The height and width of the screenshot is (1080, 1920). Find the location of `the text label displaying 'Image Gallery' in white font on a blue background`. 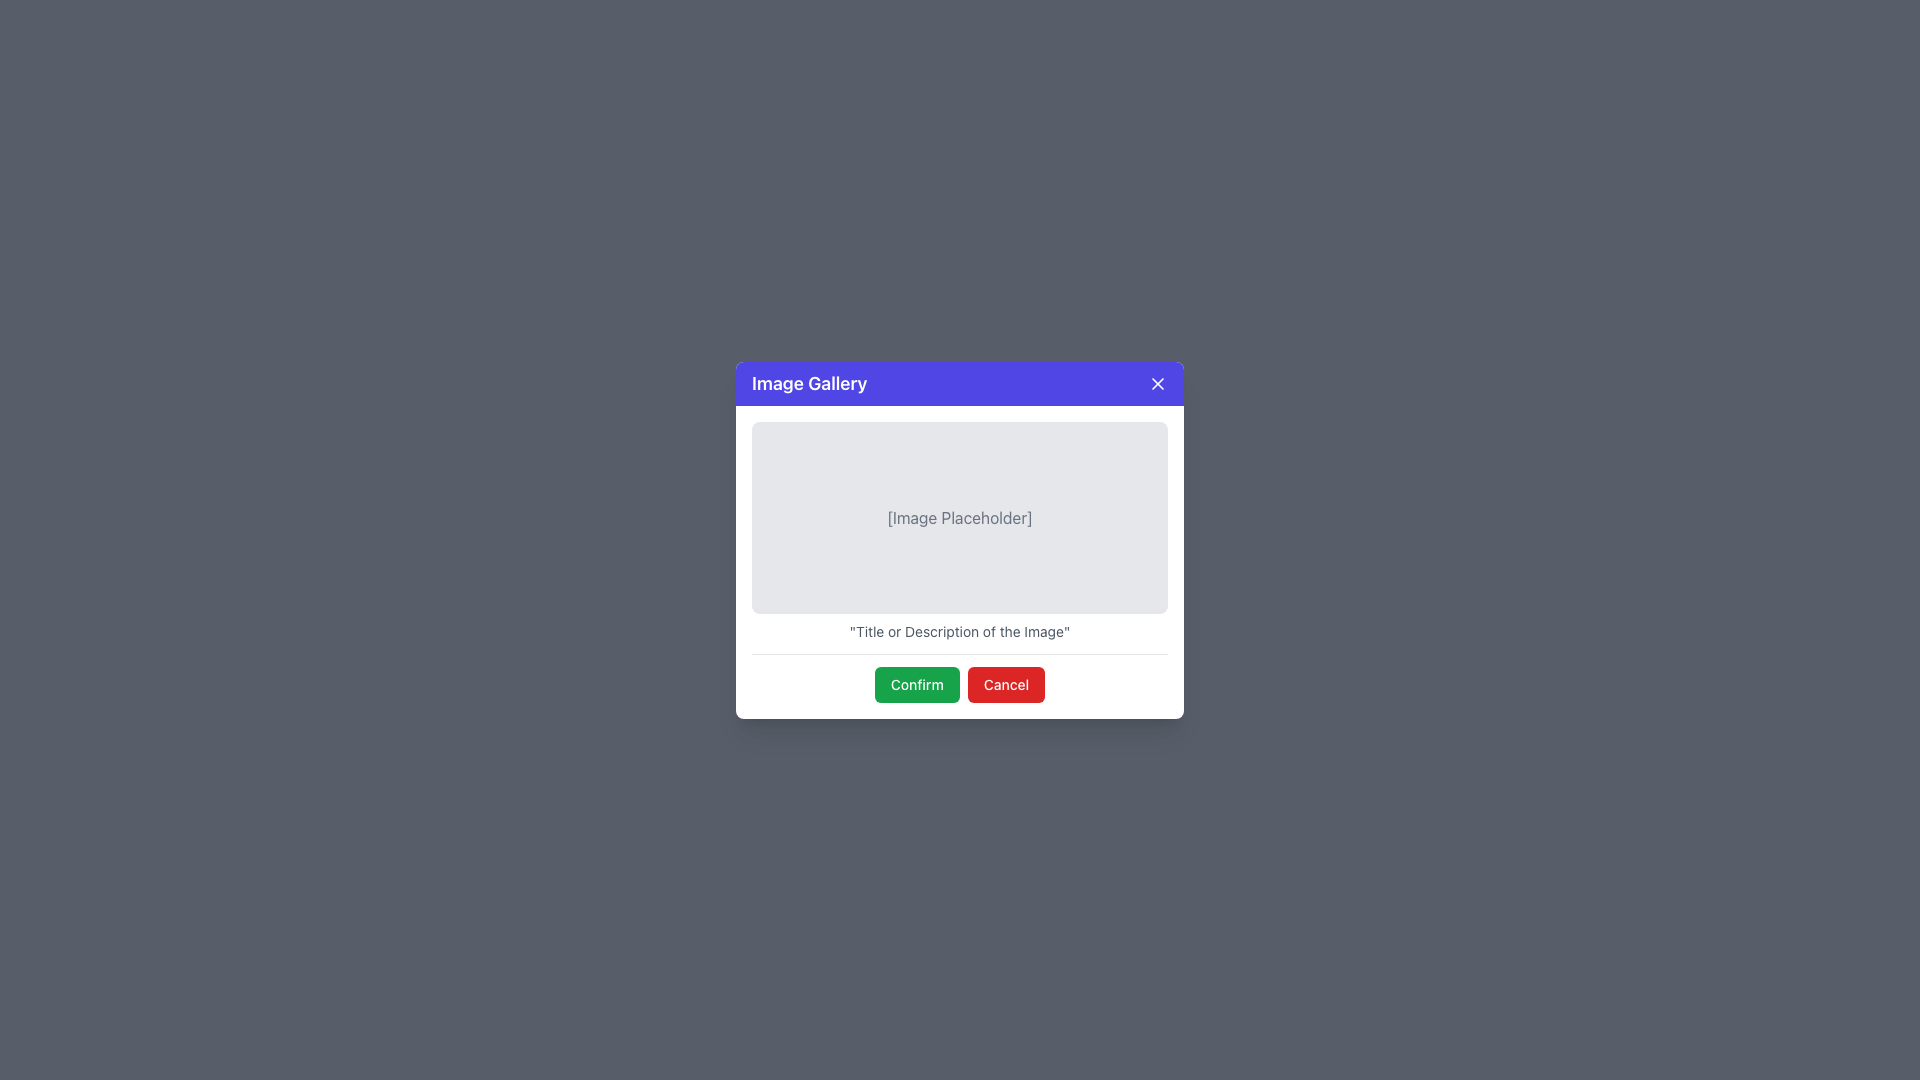

the text label displaying 'Image Gallery' in white font on a blue background is located at coordinates (809, 383).